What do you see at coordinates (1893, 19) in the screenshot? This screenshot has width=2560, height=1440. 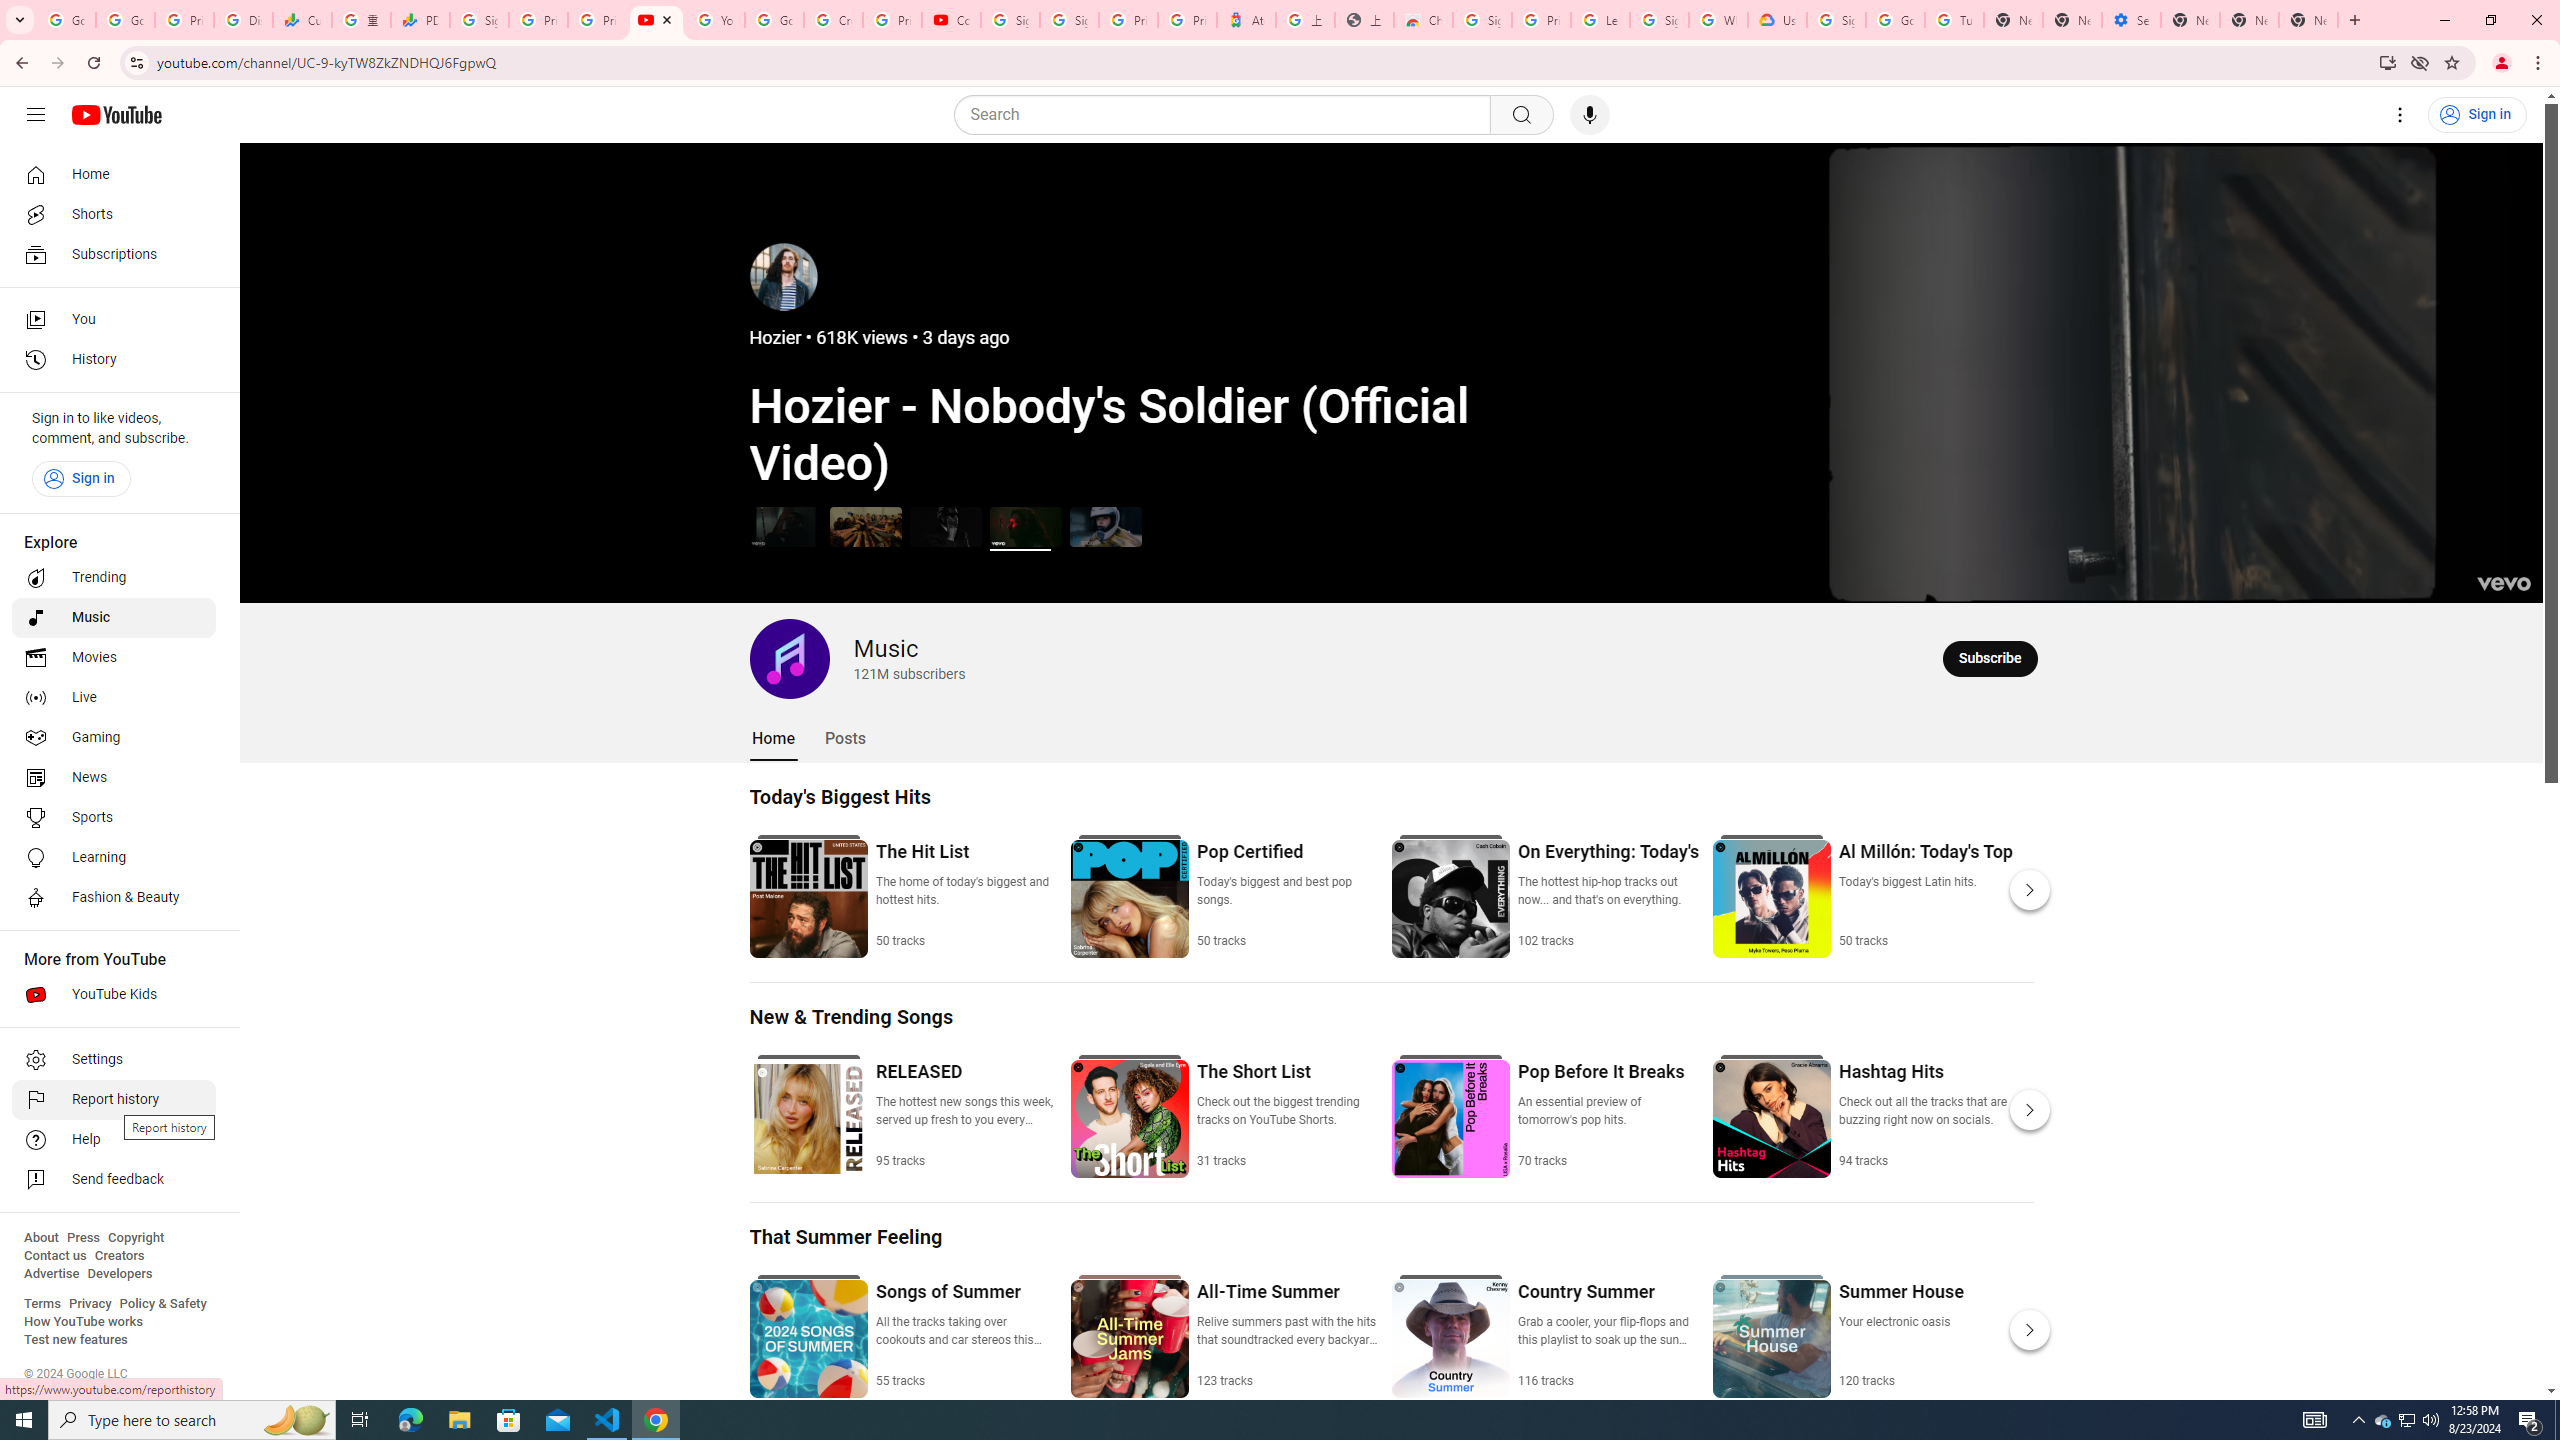 I see `'Google Account Help'` at bounding box center [1893, 19].